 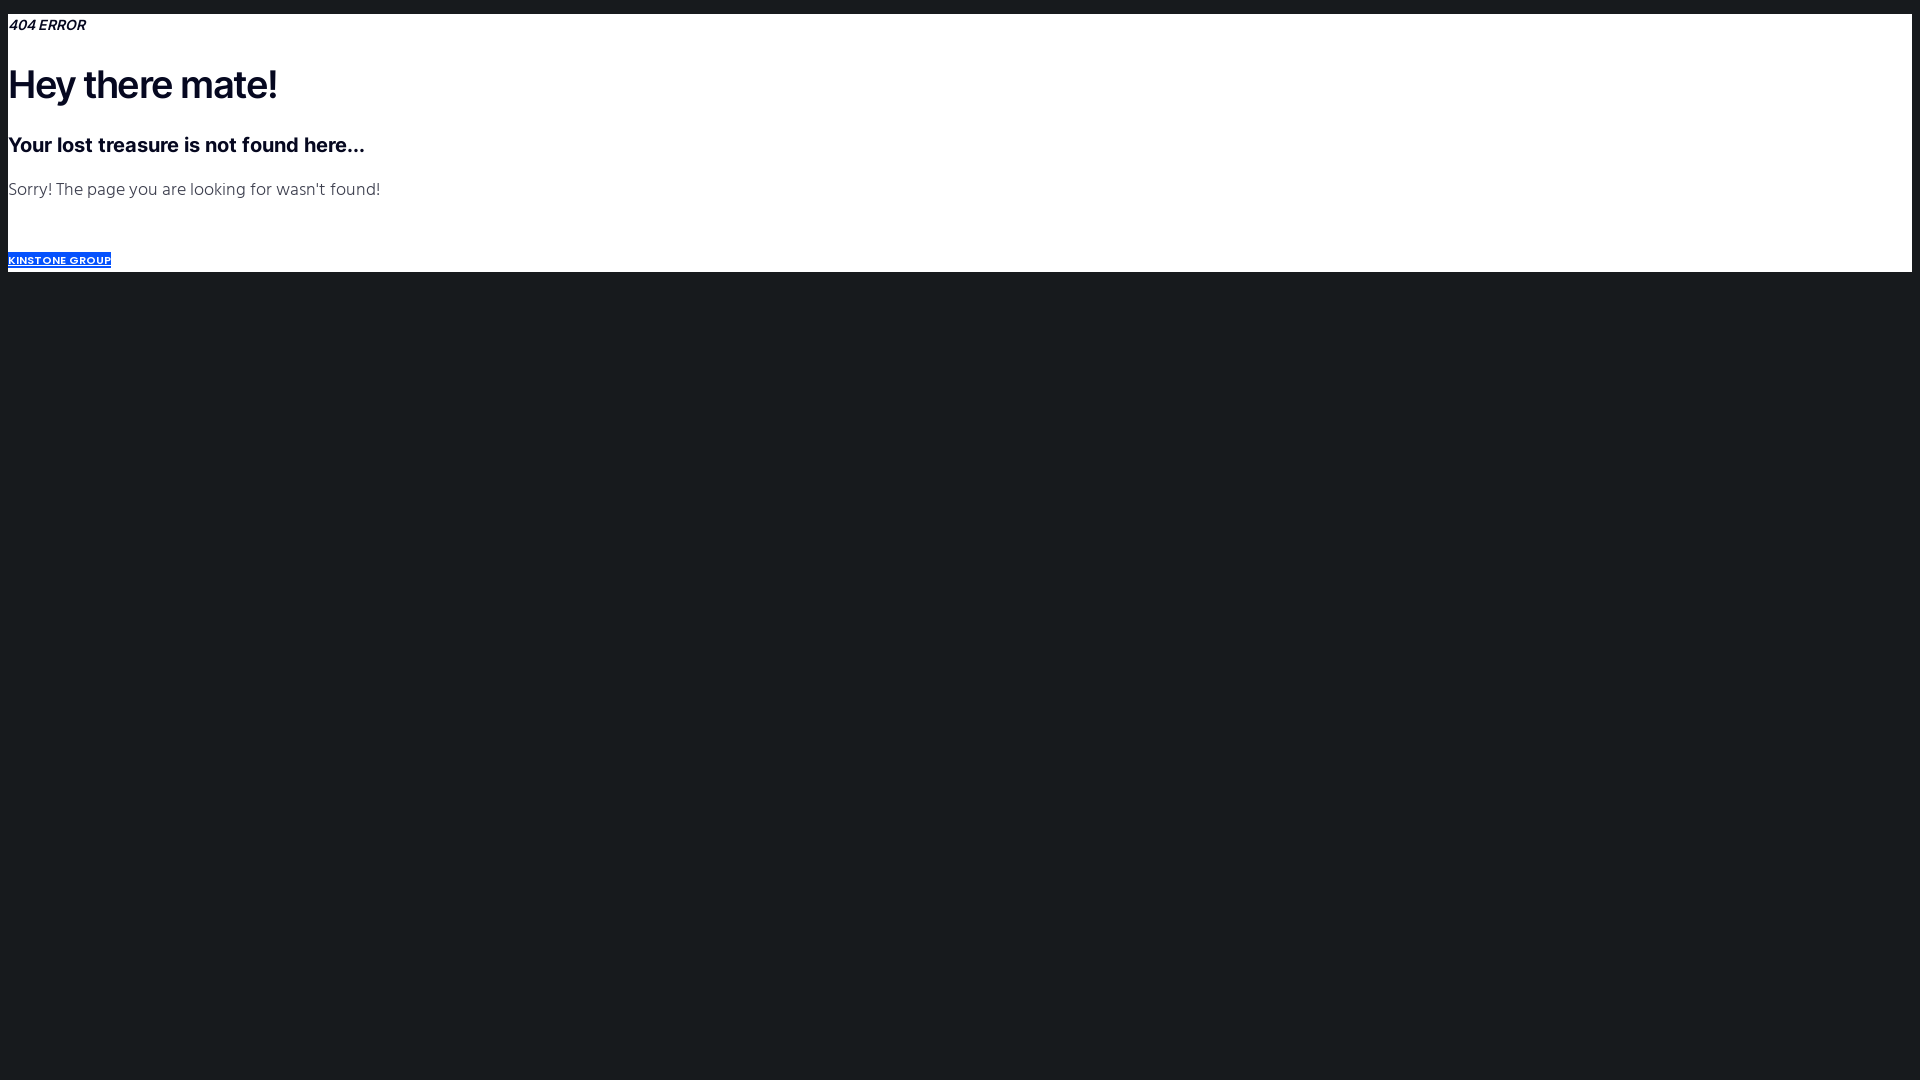 What do you see at coordinates (59, 258) in the screenshot?
I see `'KINSTONE GROUP'` at bounding box center [59, 258].